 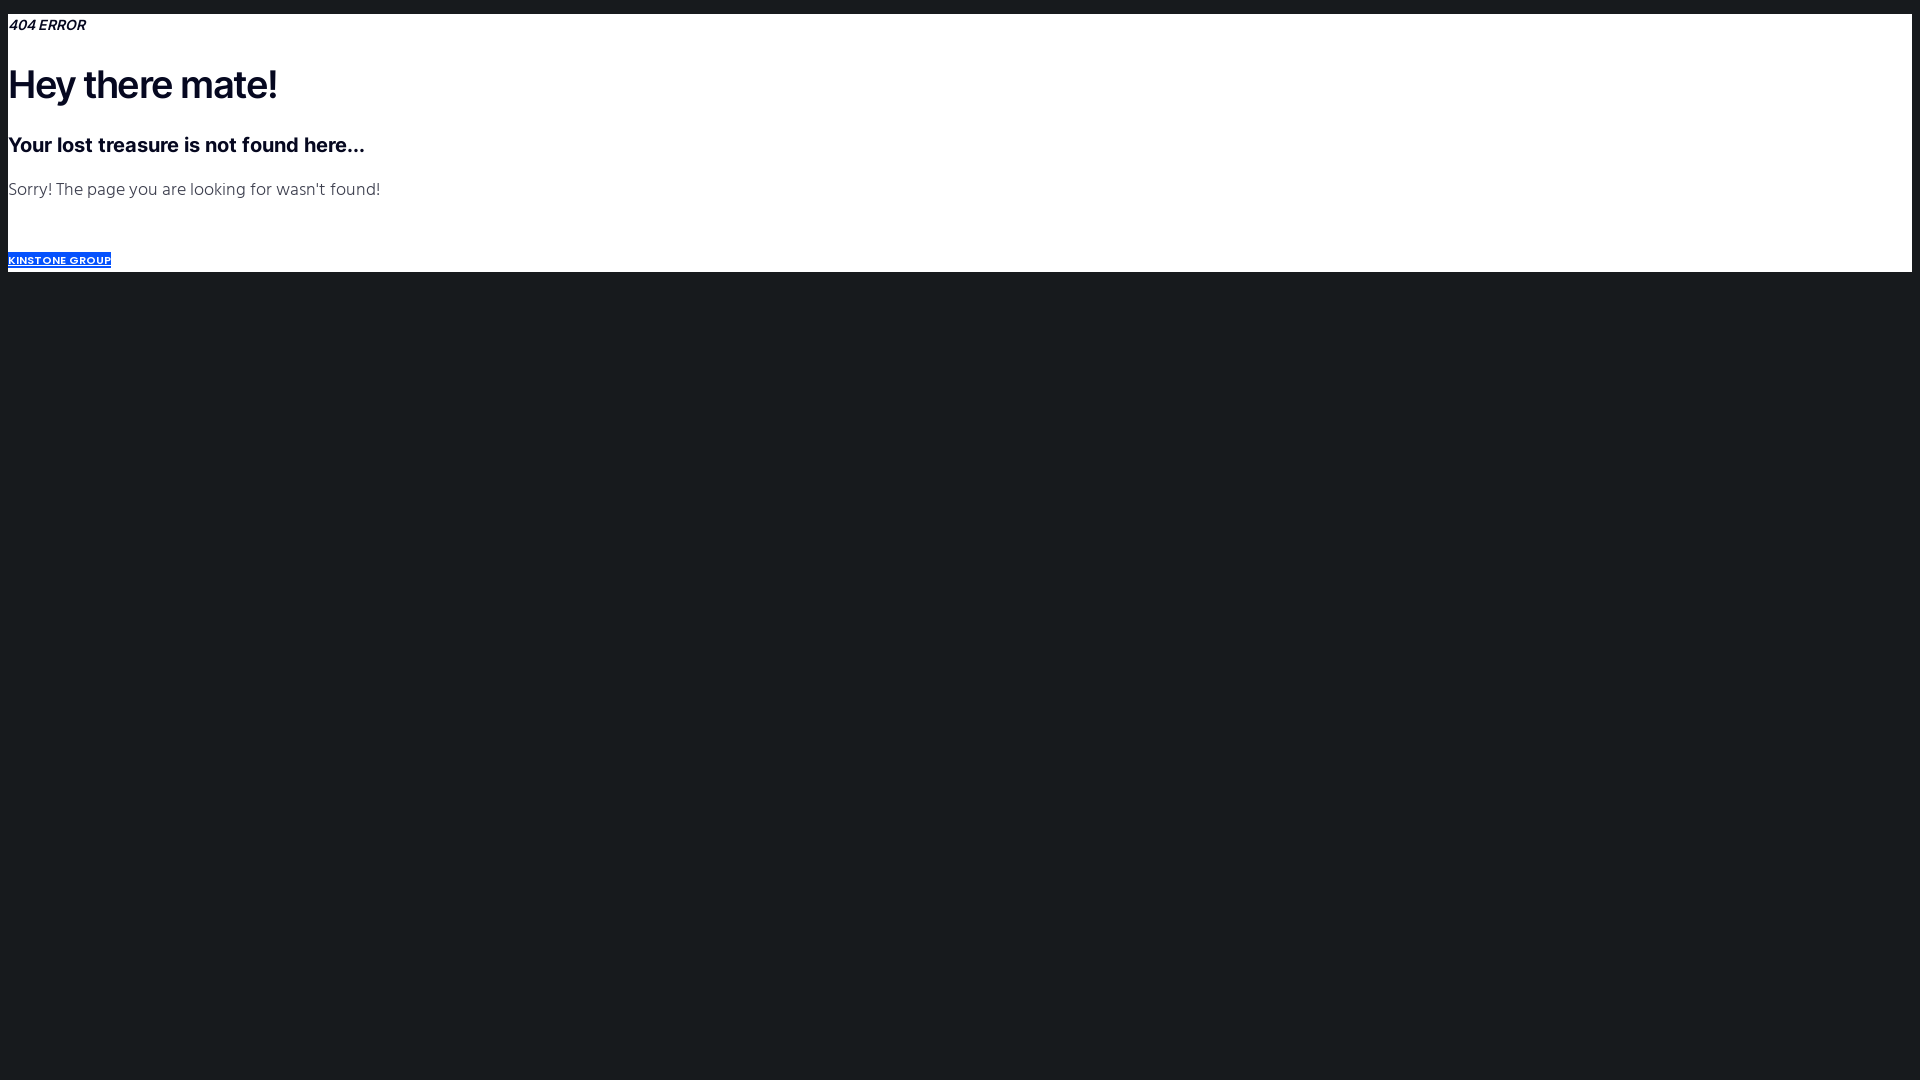 What do you see at coordinates (59, 258) in the screenshot?
I see `'KINSTONE GROUP'` at bounding box center [59, 258].